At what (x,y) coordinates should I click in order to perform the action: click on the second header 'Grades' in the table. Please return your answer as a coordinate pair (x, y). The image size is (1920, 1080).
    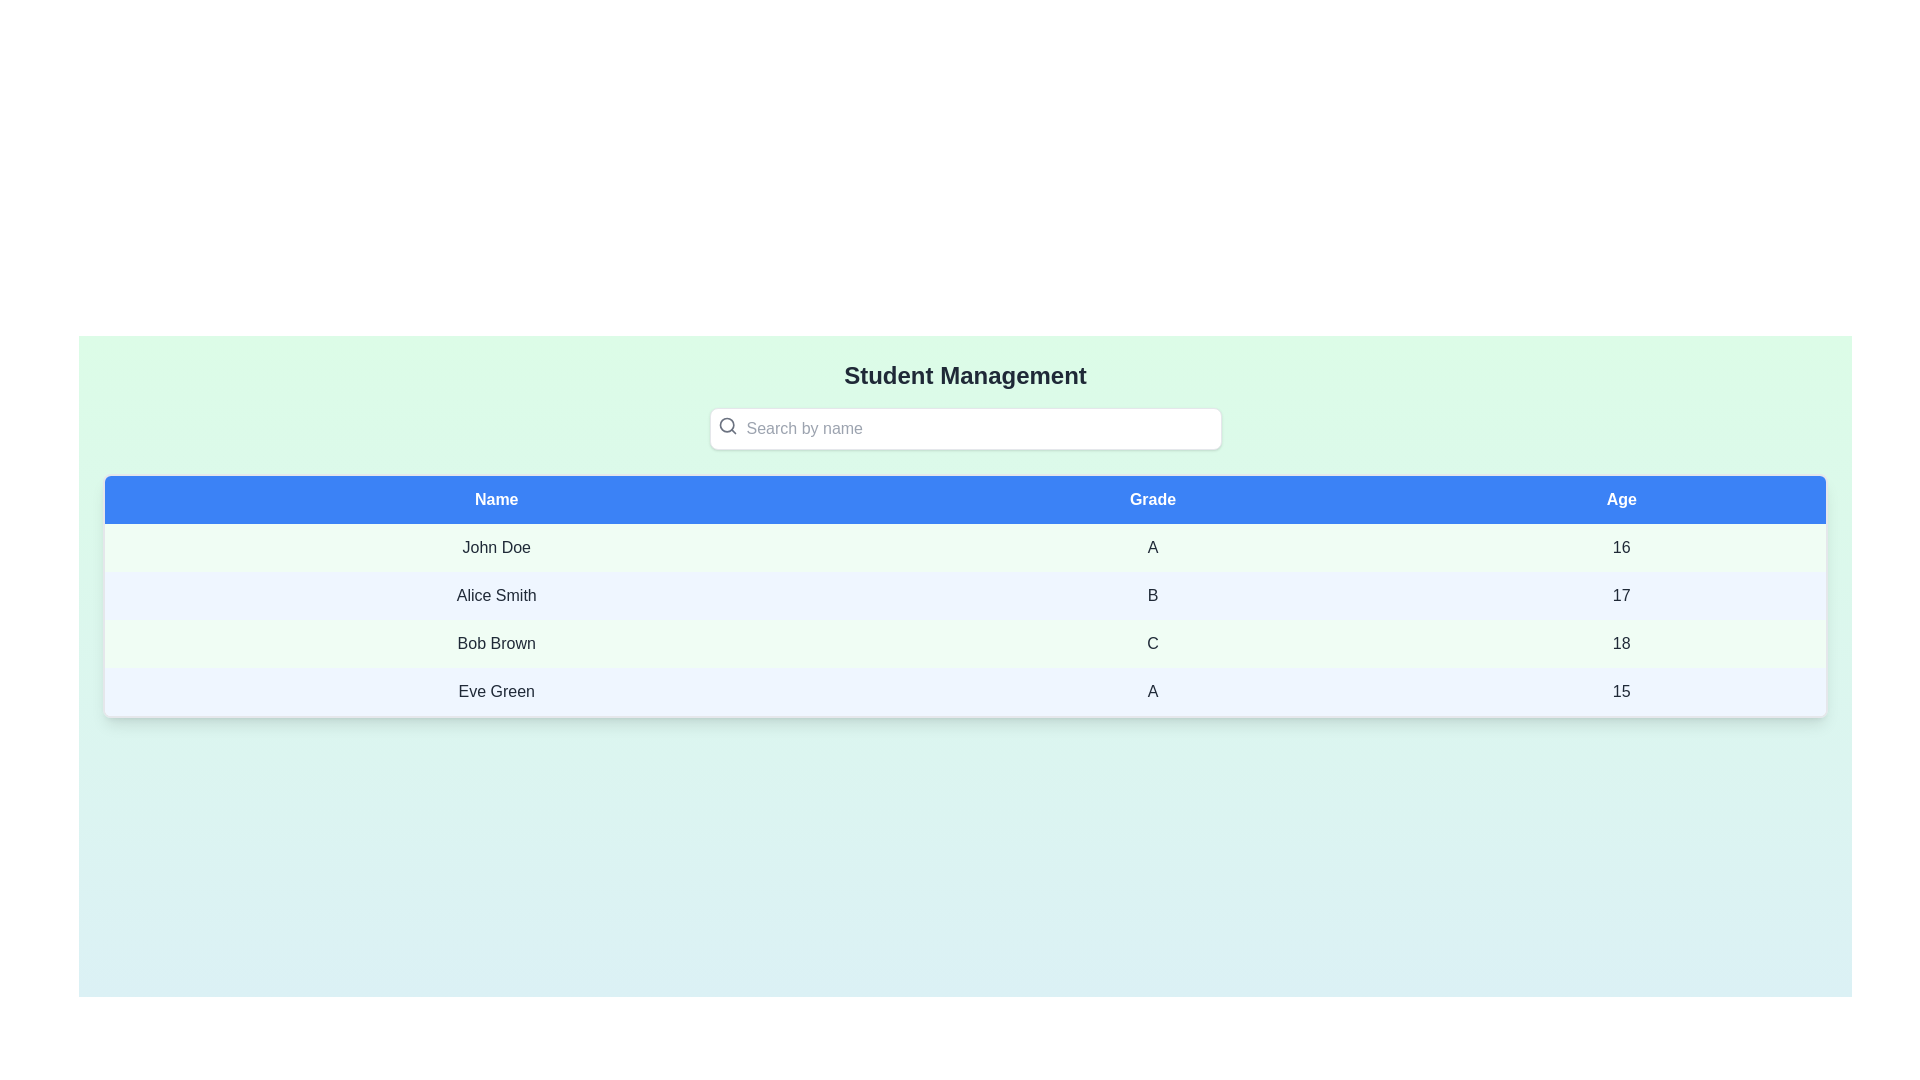
    Looking at the image, I should click on (1152, 499).